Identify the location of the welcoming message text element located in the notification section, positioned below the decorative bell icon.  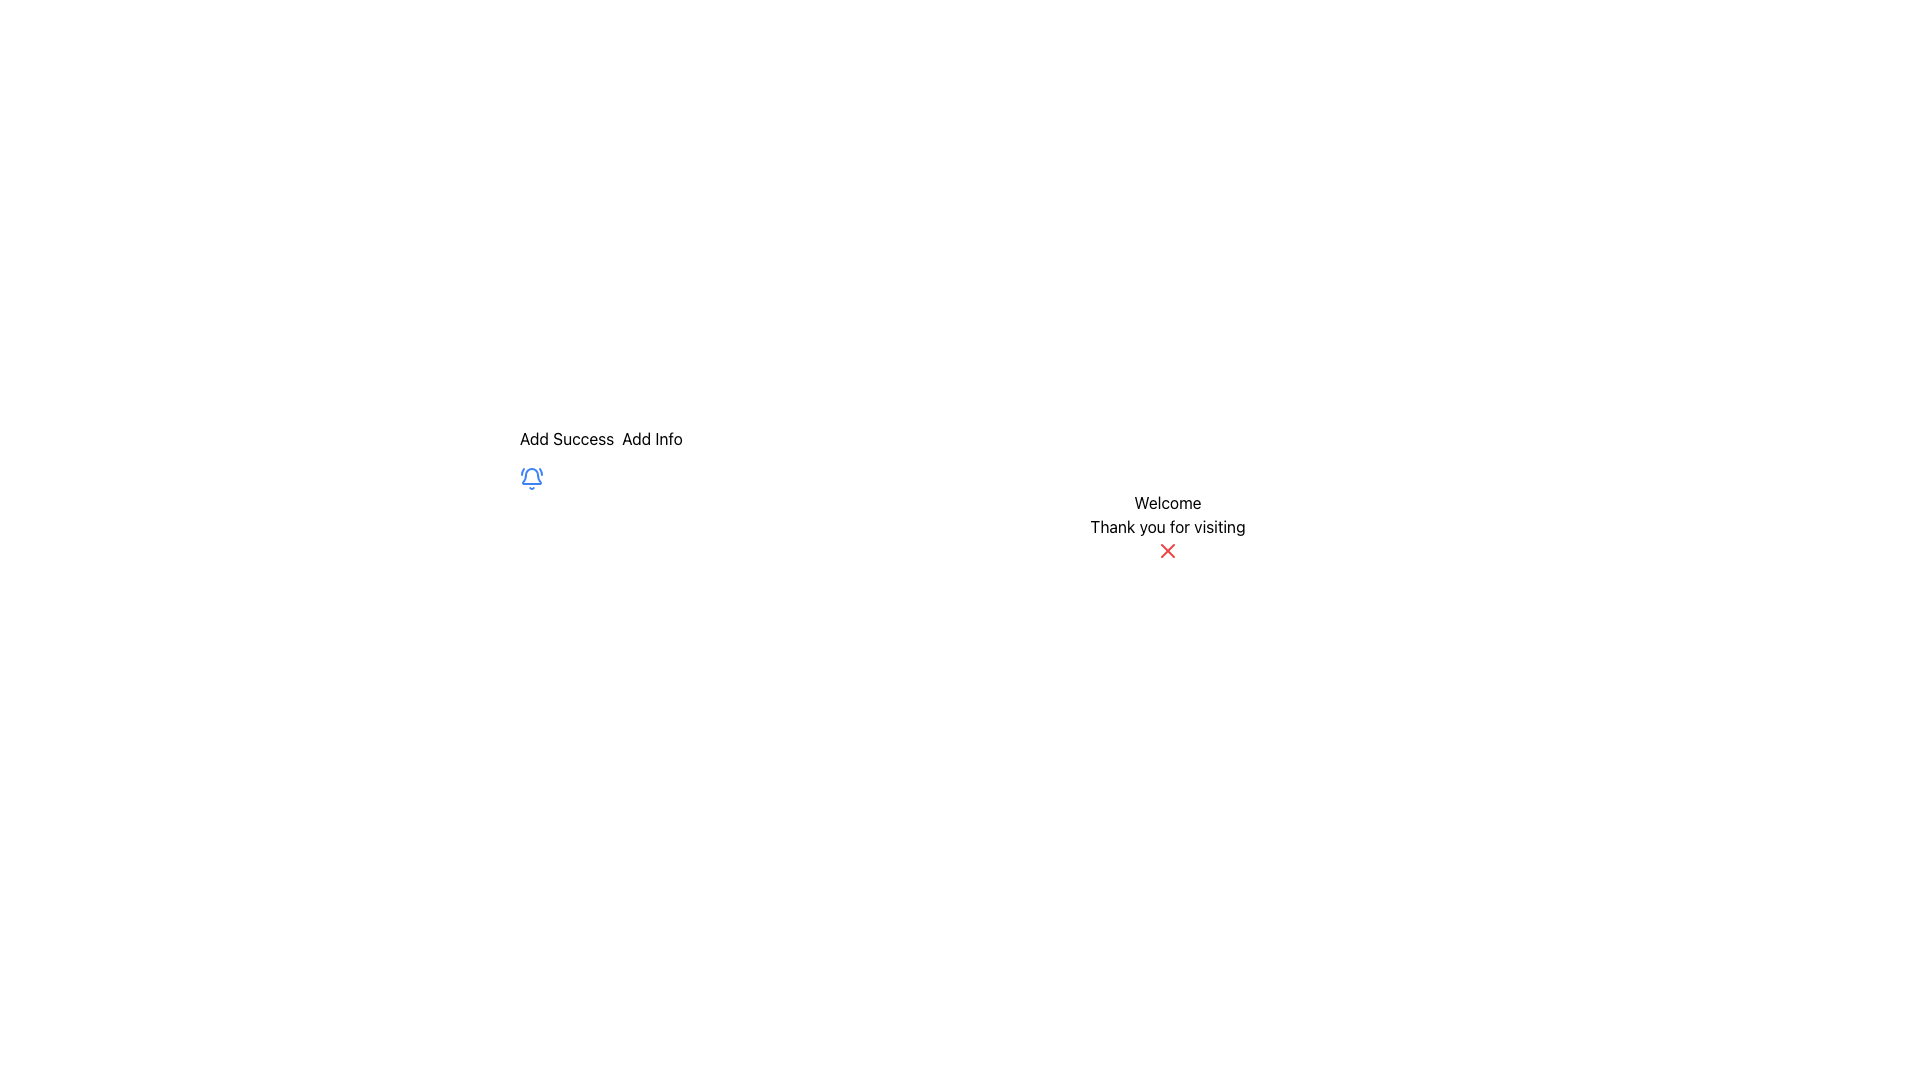
(1167, 514).